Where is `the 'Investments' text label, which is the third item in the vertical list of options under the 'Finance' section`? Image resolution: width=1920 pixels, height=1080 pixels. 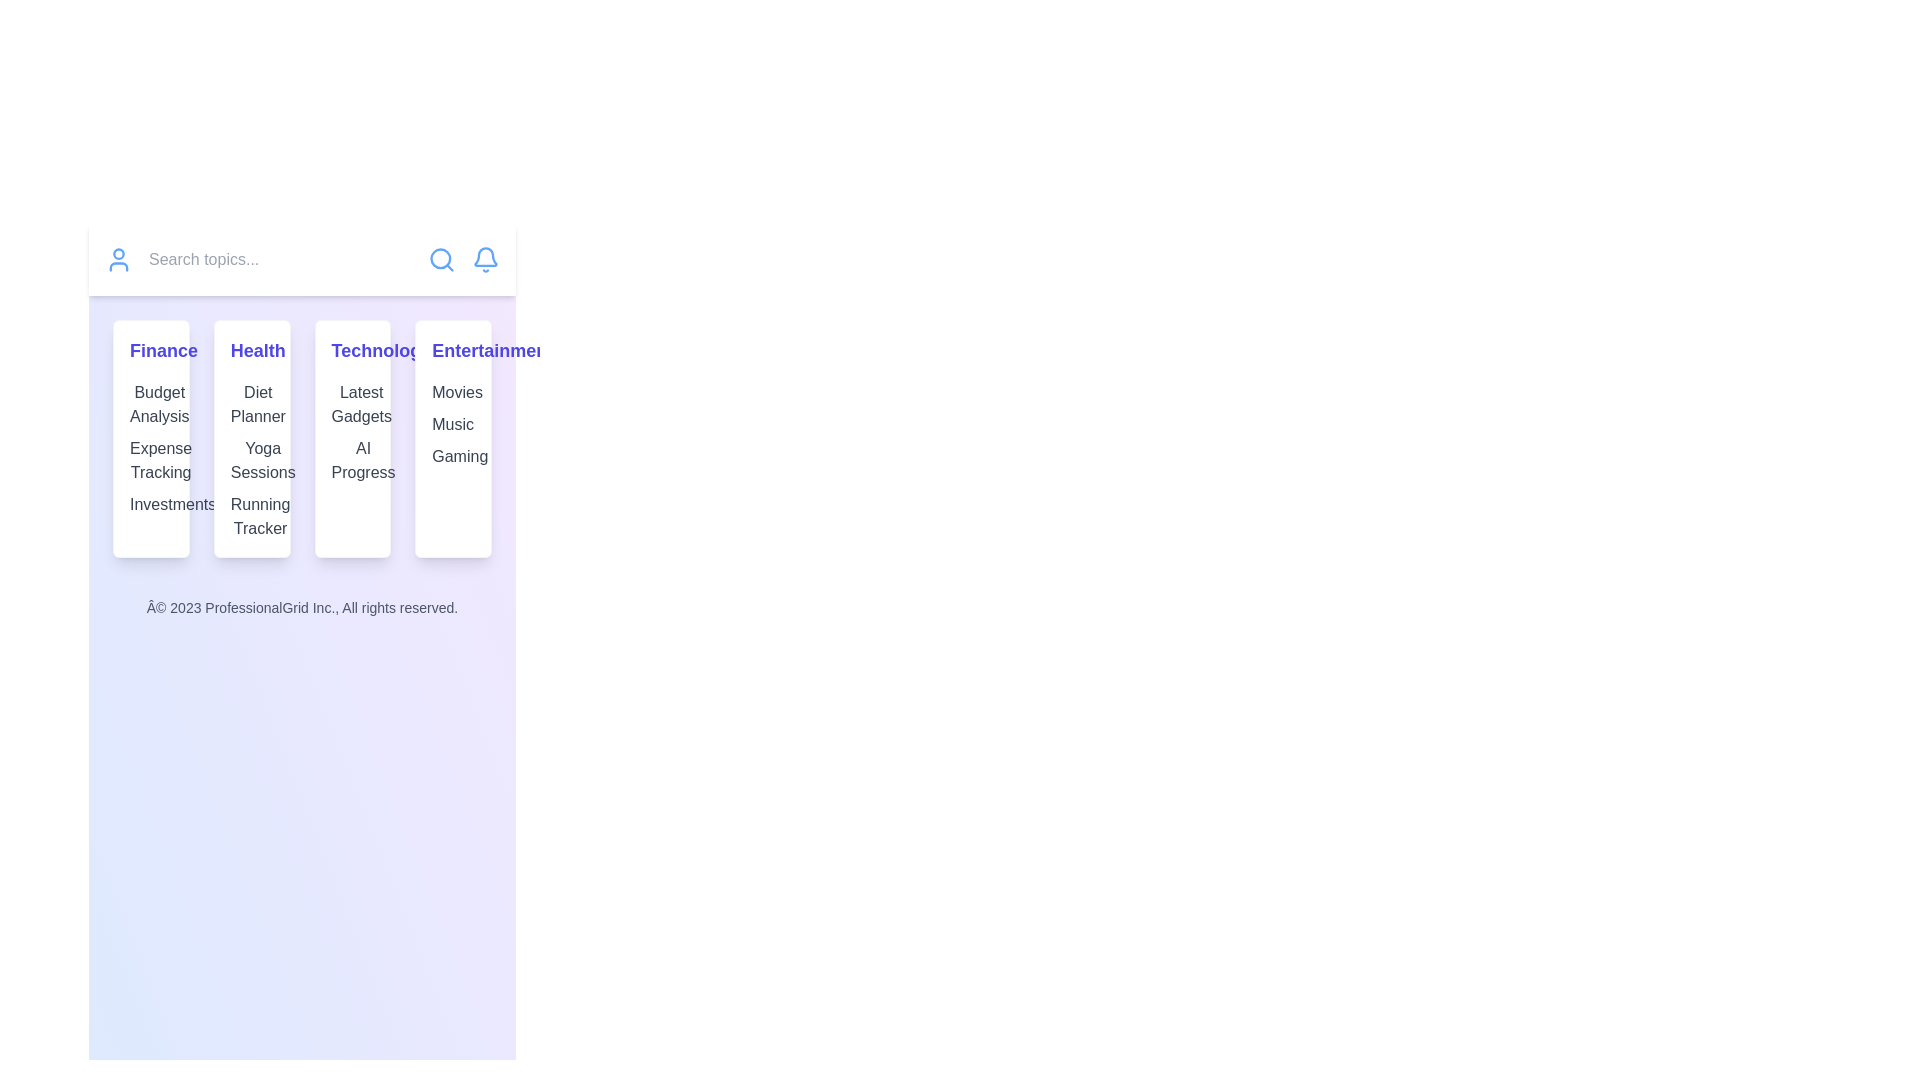 the 'Investments' text label, which is the third item in the vertical list of options under the 'Finance' section is located at coordinates (150, 504).